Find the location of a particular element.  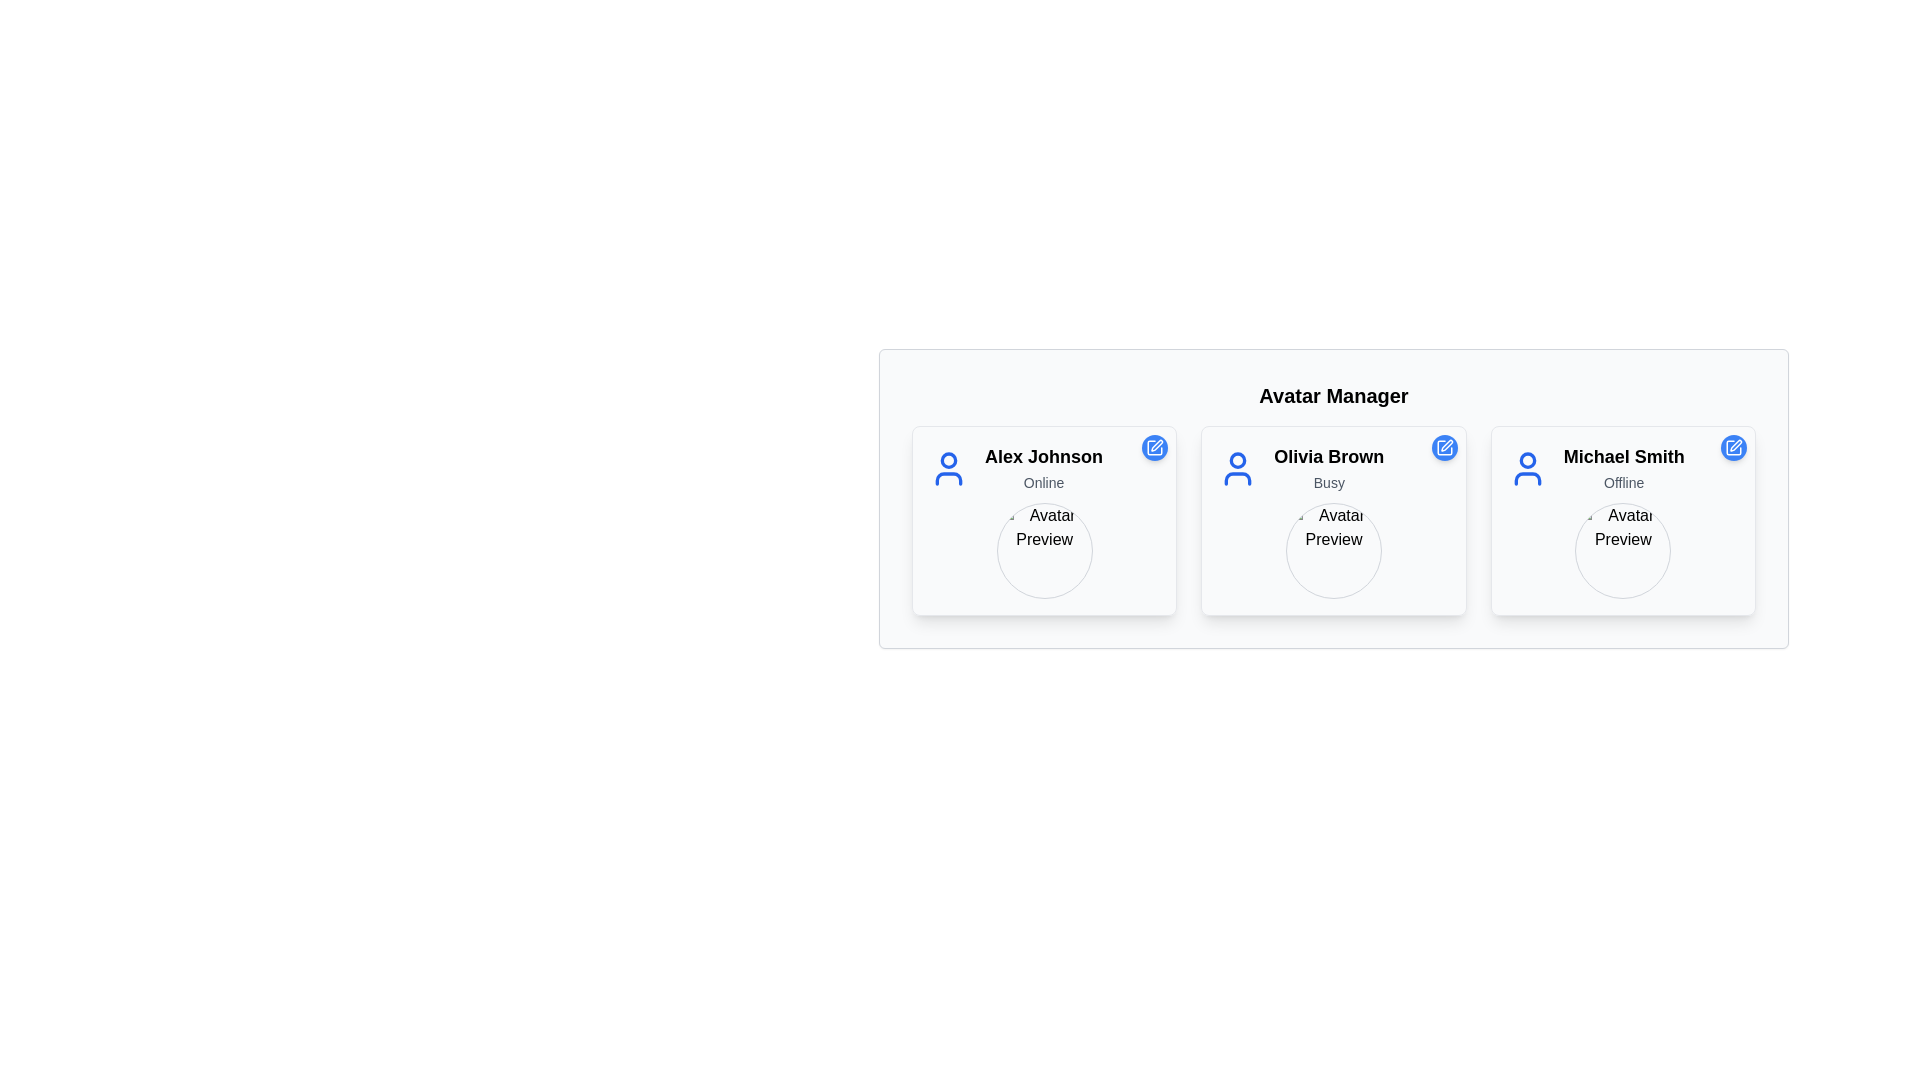

the circular head representation of the avatar icon for 'Alex Johnson' located at the top of the avatar card is located at coordinates (948, 459).